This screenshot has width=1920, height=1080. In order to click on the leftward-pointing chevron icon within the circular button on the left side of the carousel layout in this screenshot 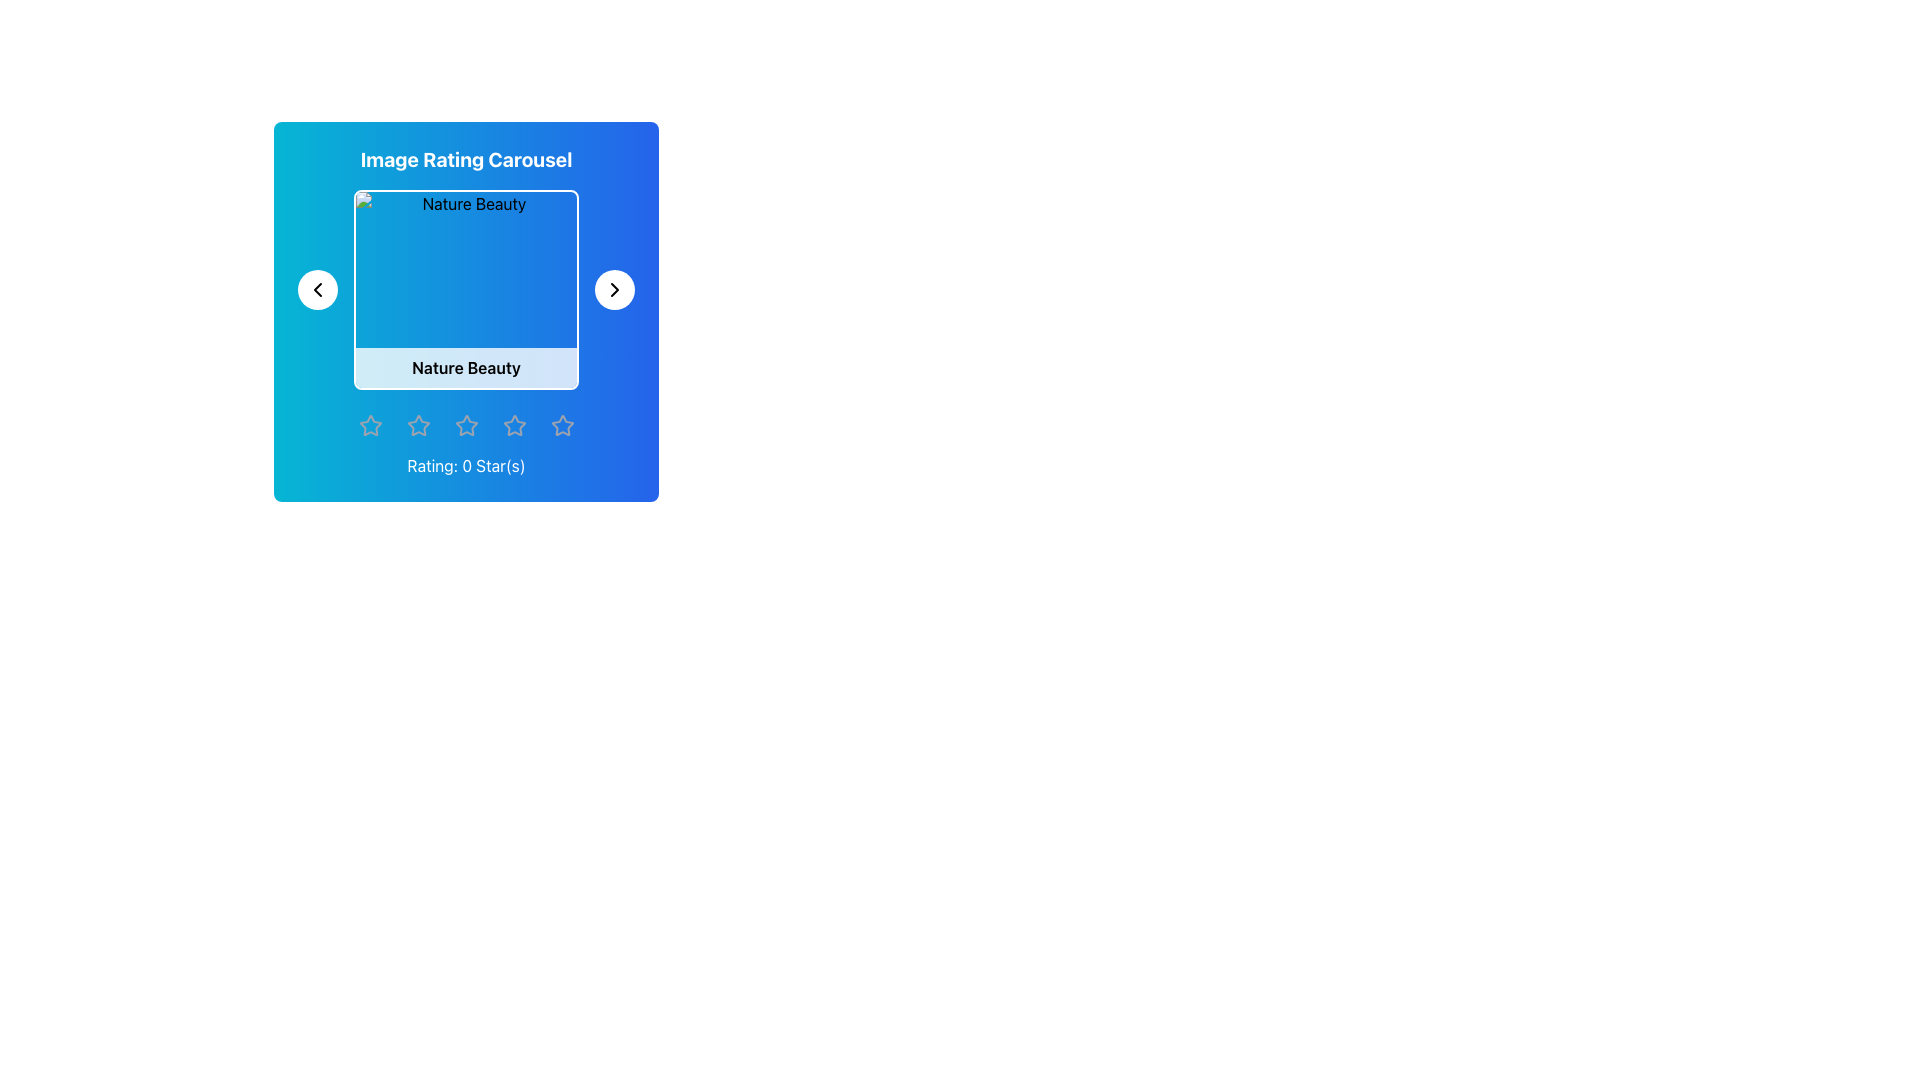, I will do `click(316, 289)`.